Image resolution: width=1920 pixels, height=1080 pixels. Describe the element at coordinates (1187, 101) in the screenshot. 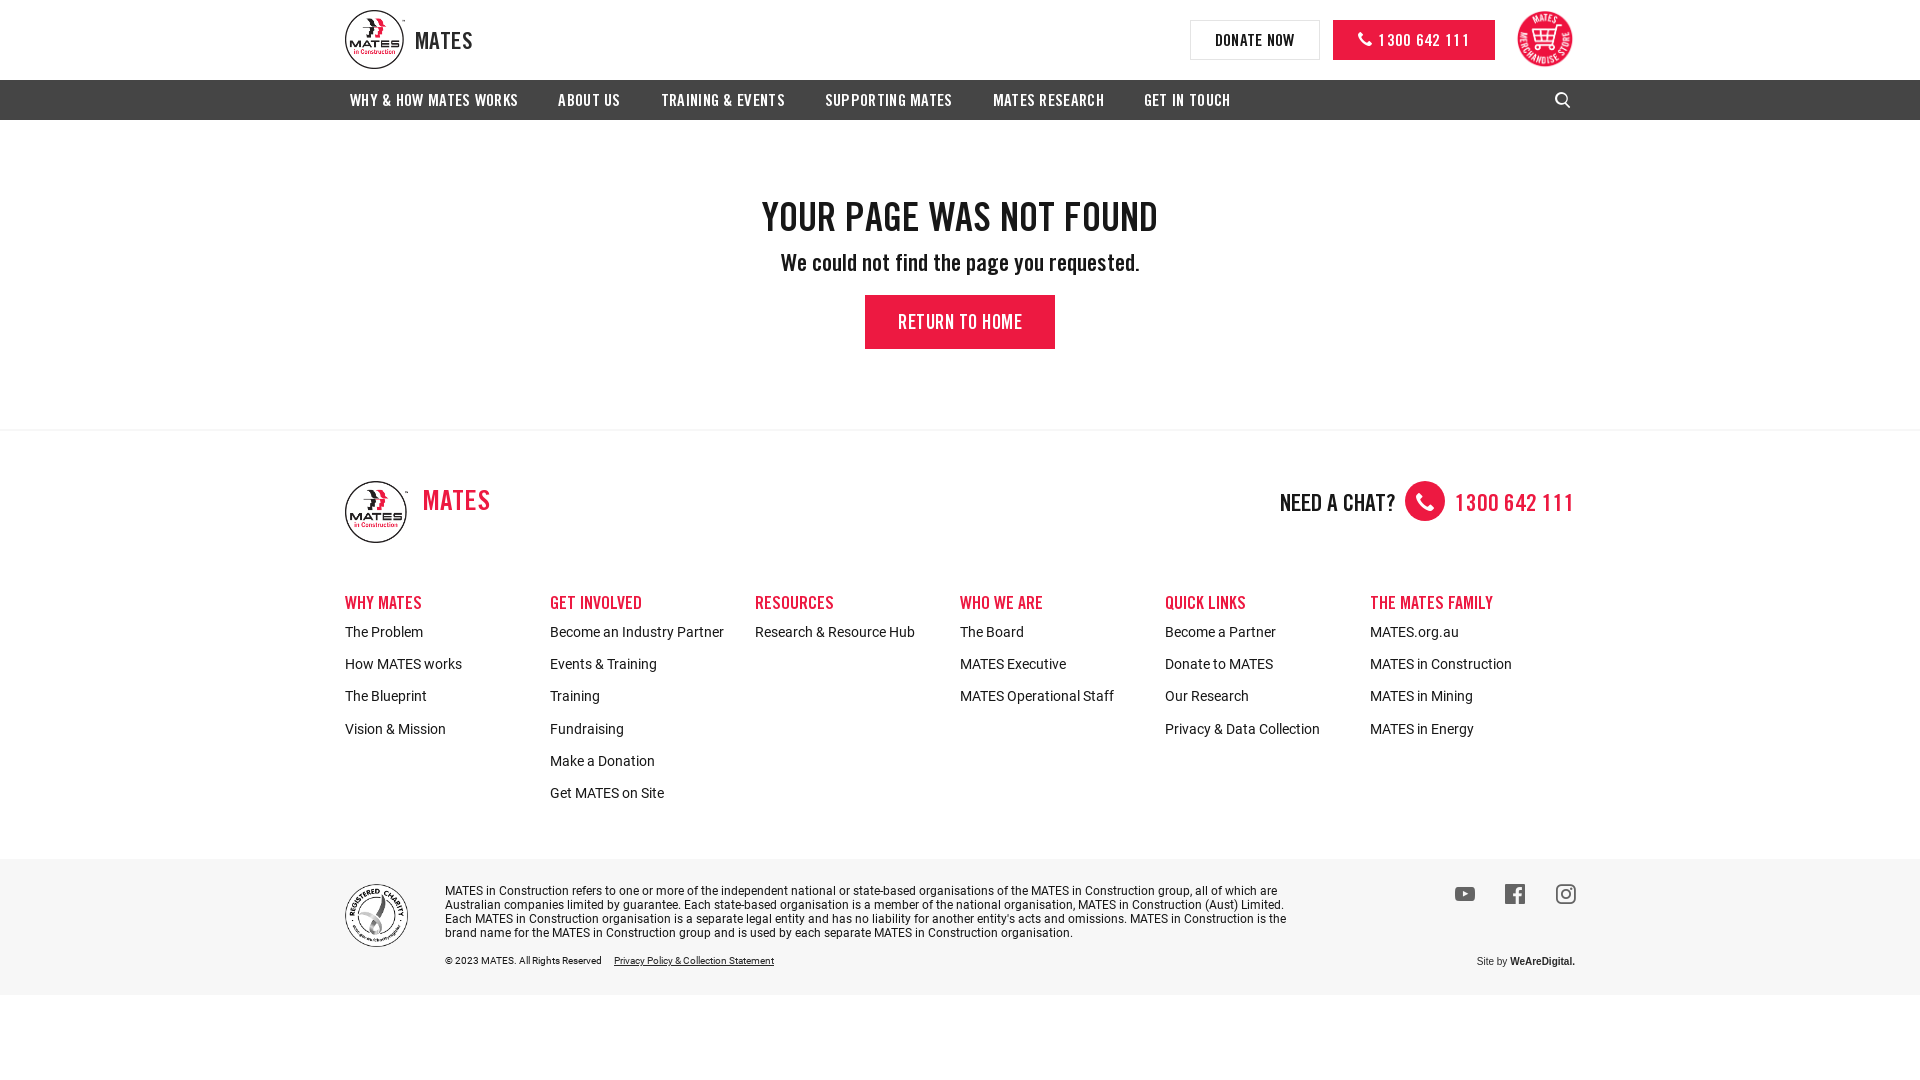

I see `'GET IN TOUCH'` at that location.